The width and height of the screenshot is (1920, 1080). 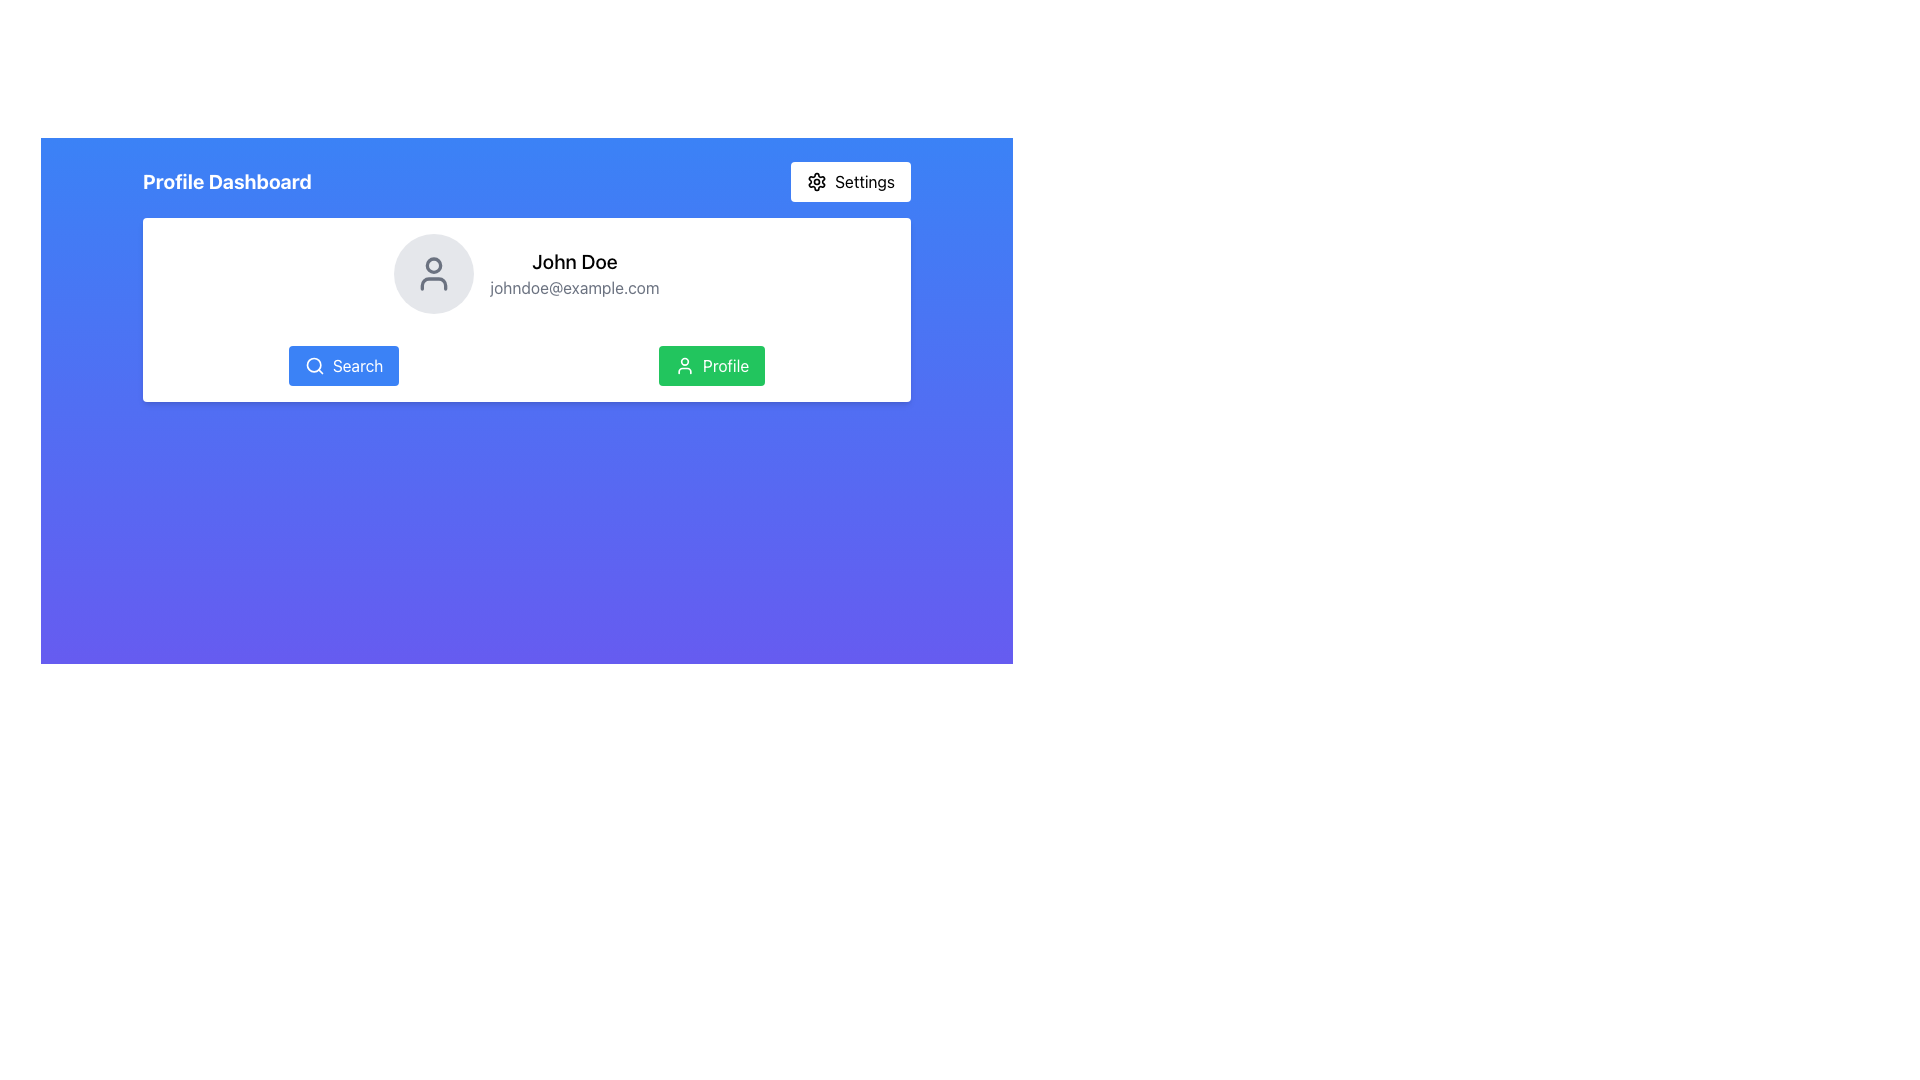 I want to click on the informational label displaying the email address associated with the profile, located below the 'John Doe' text within the profile card, so click(x=574, y=288).